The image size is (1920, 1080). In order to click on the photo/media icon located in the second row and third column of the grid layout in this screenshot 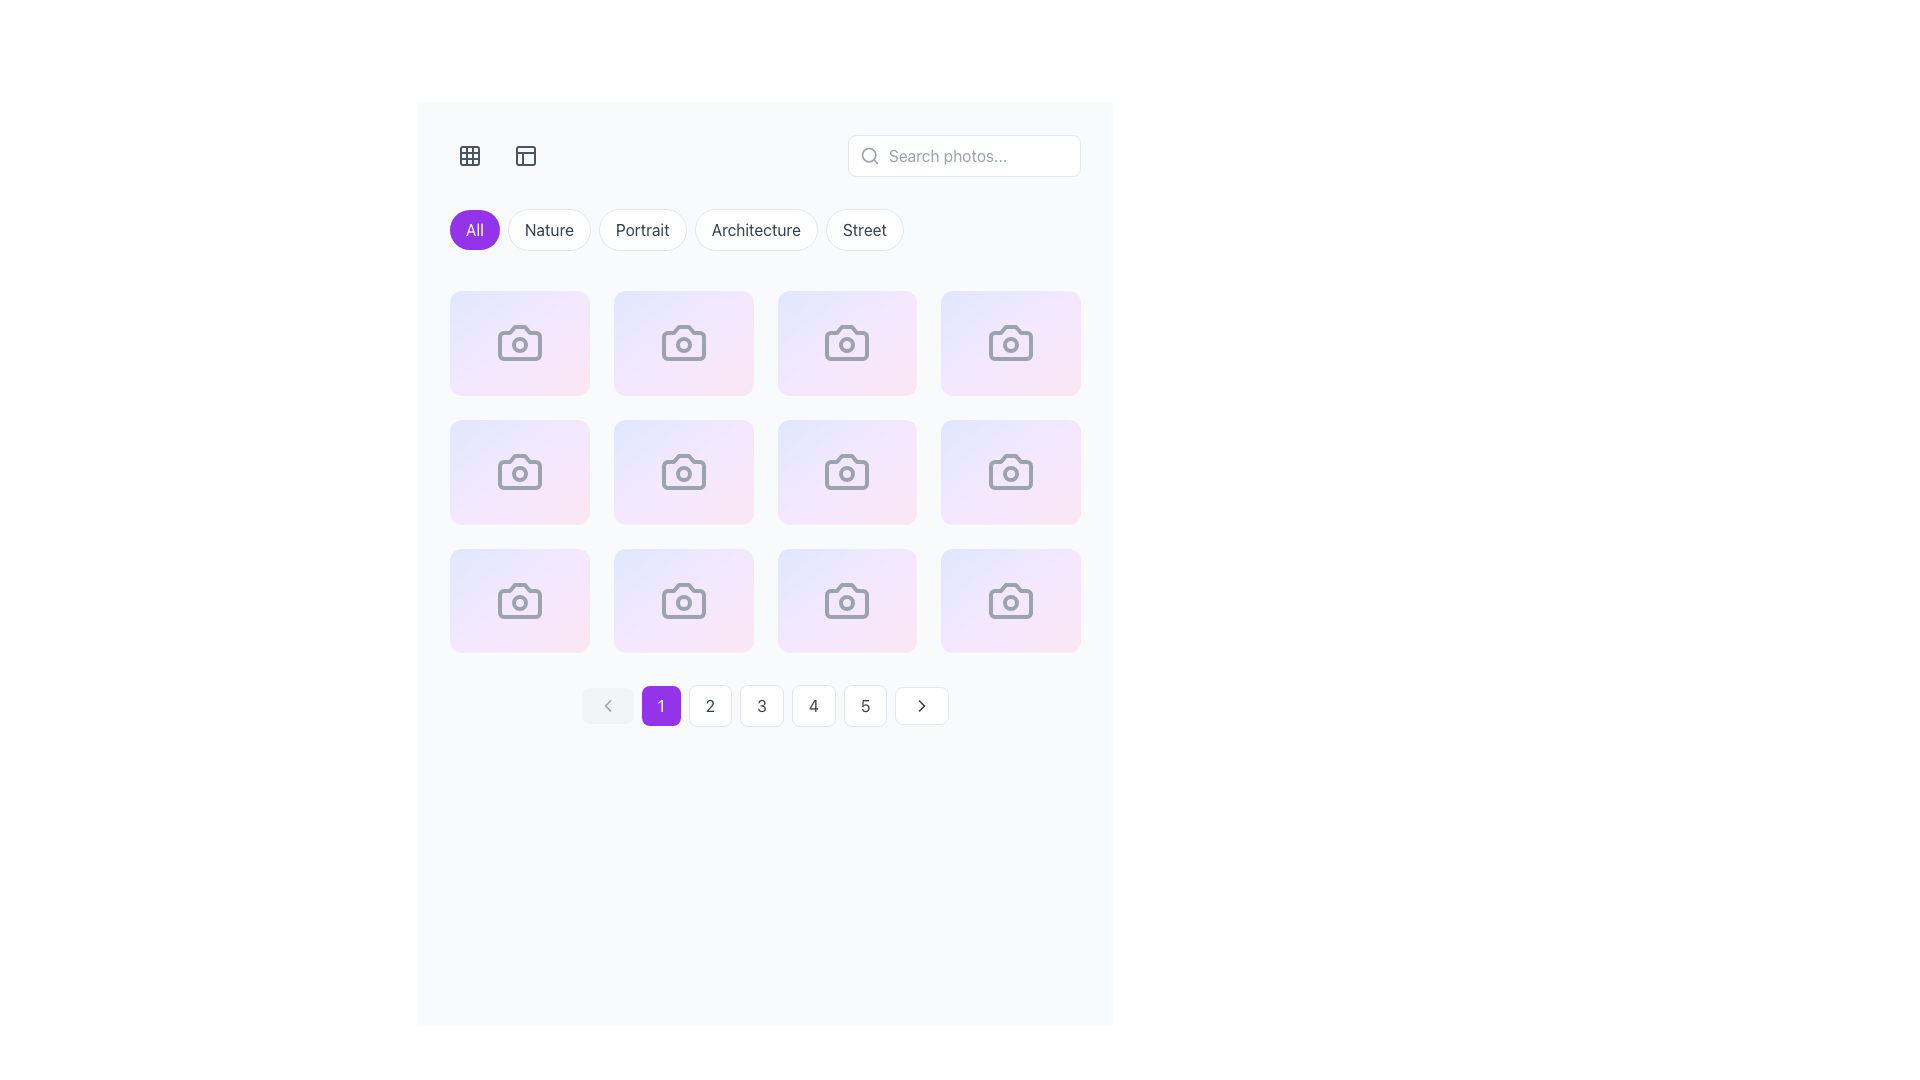, I will do `click(847, 342)`.